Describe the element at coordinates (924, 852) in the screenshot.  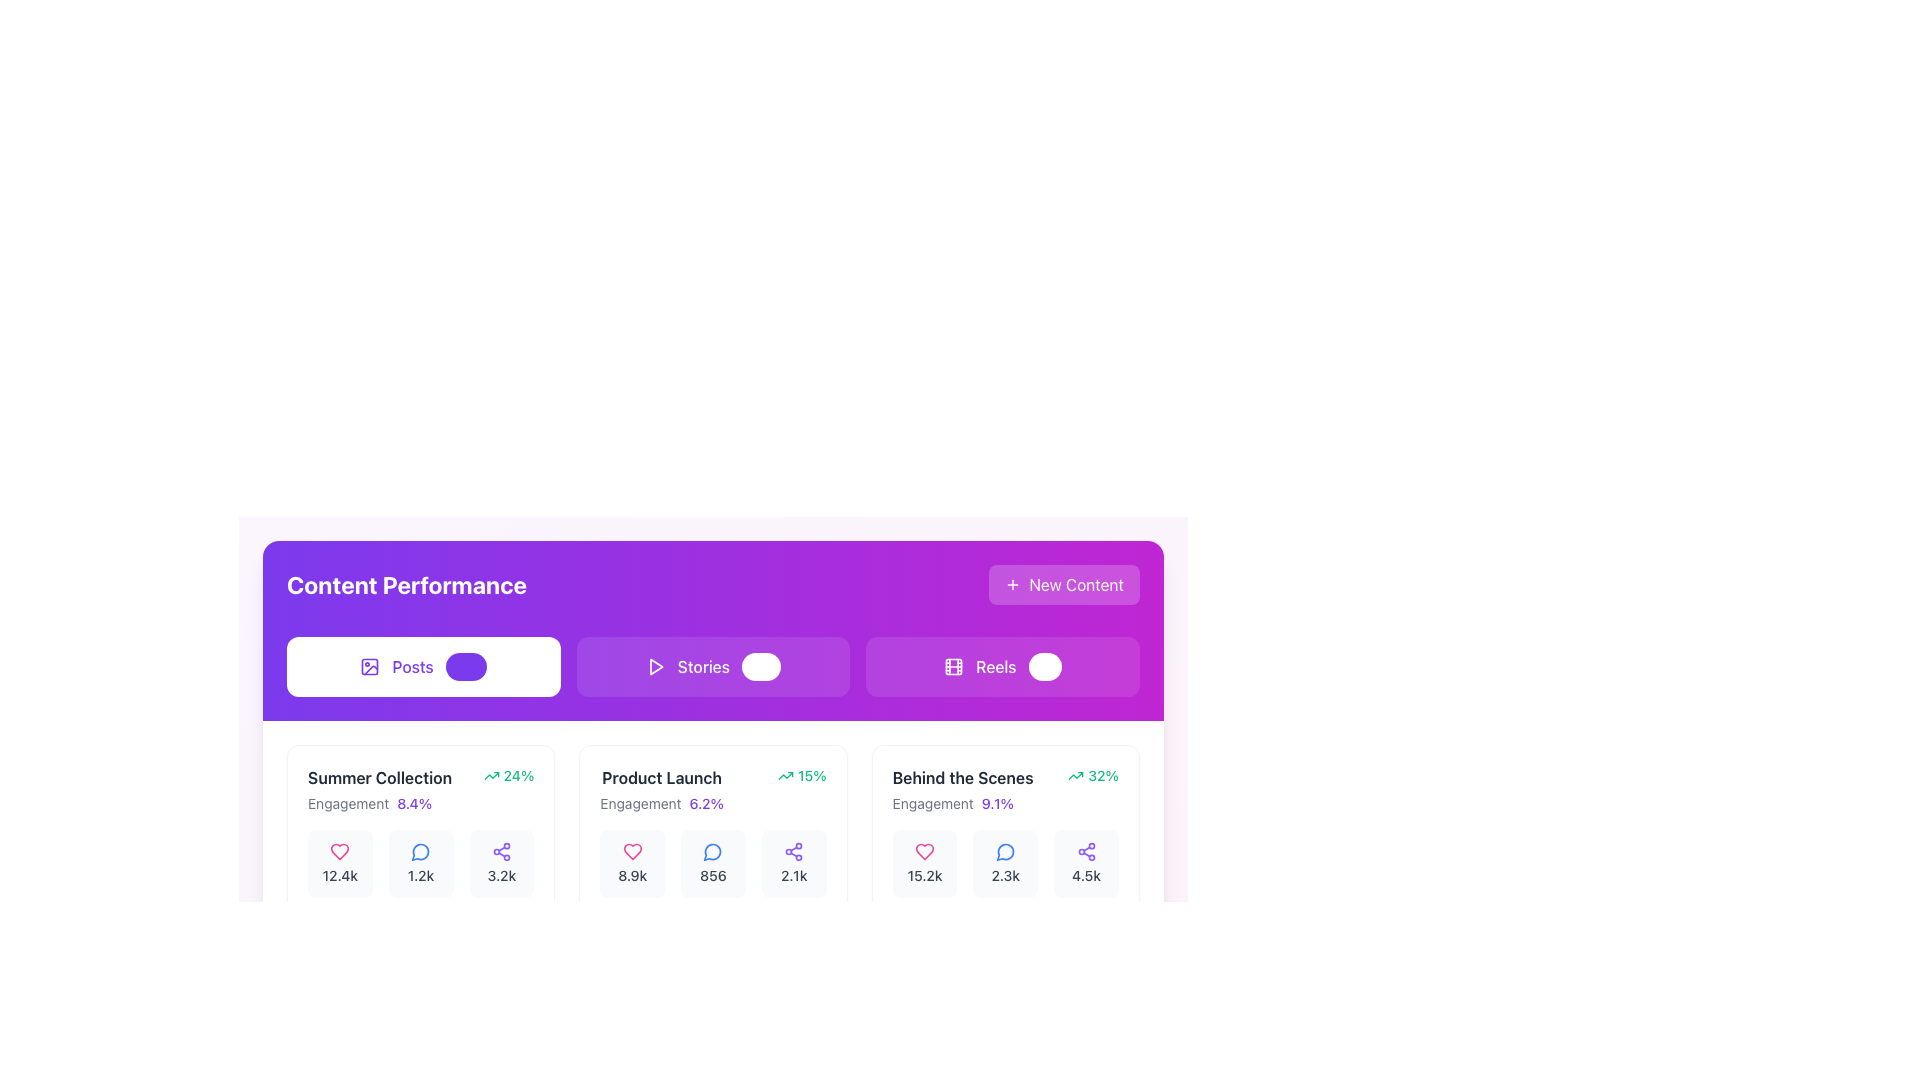
I see `the heart-shaped icon outlined in pink, which is positioned above the text '15.2k' in the third column of a three-column grid layout` at that location.